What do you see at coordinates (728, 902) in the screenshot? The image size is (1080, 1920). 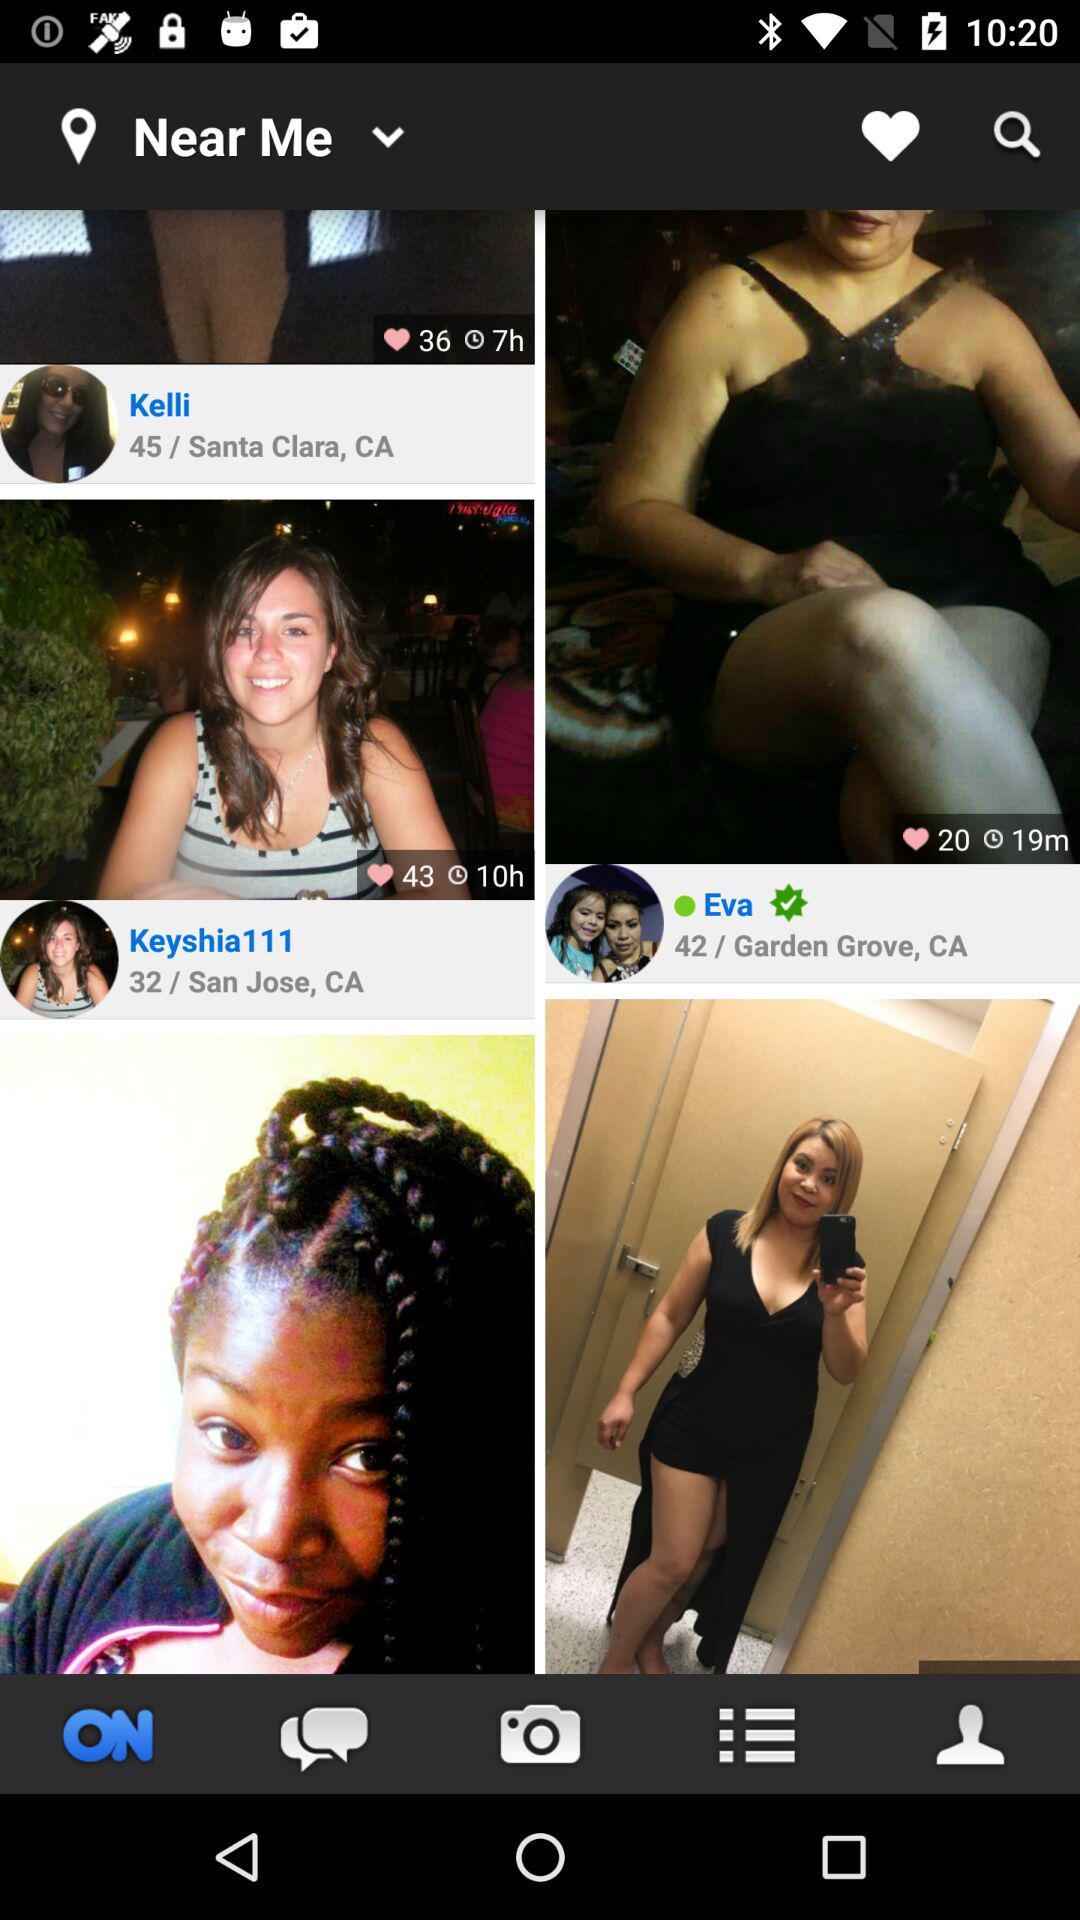 I see `the eva` at bounding box center [728, 902].